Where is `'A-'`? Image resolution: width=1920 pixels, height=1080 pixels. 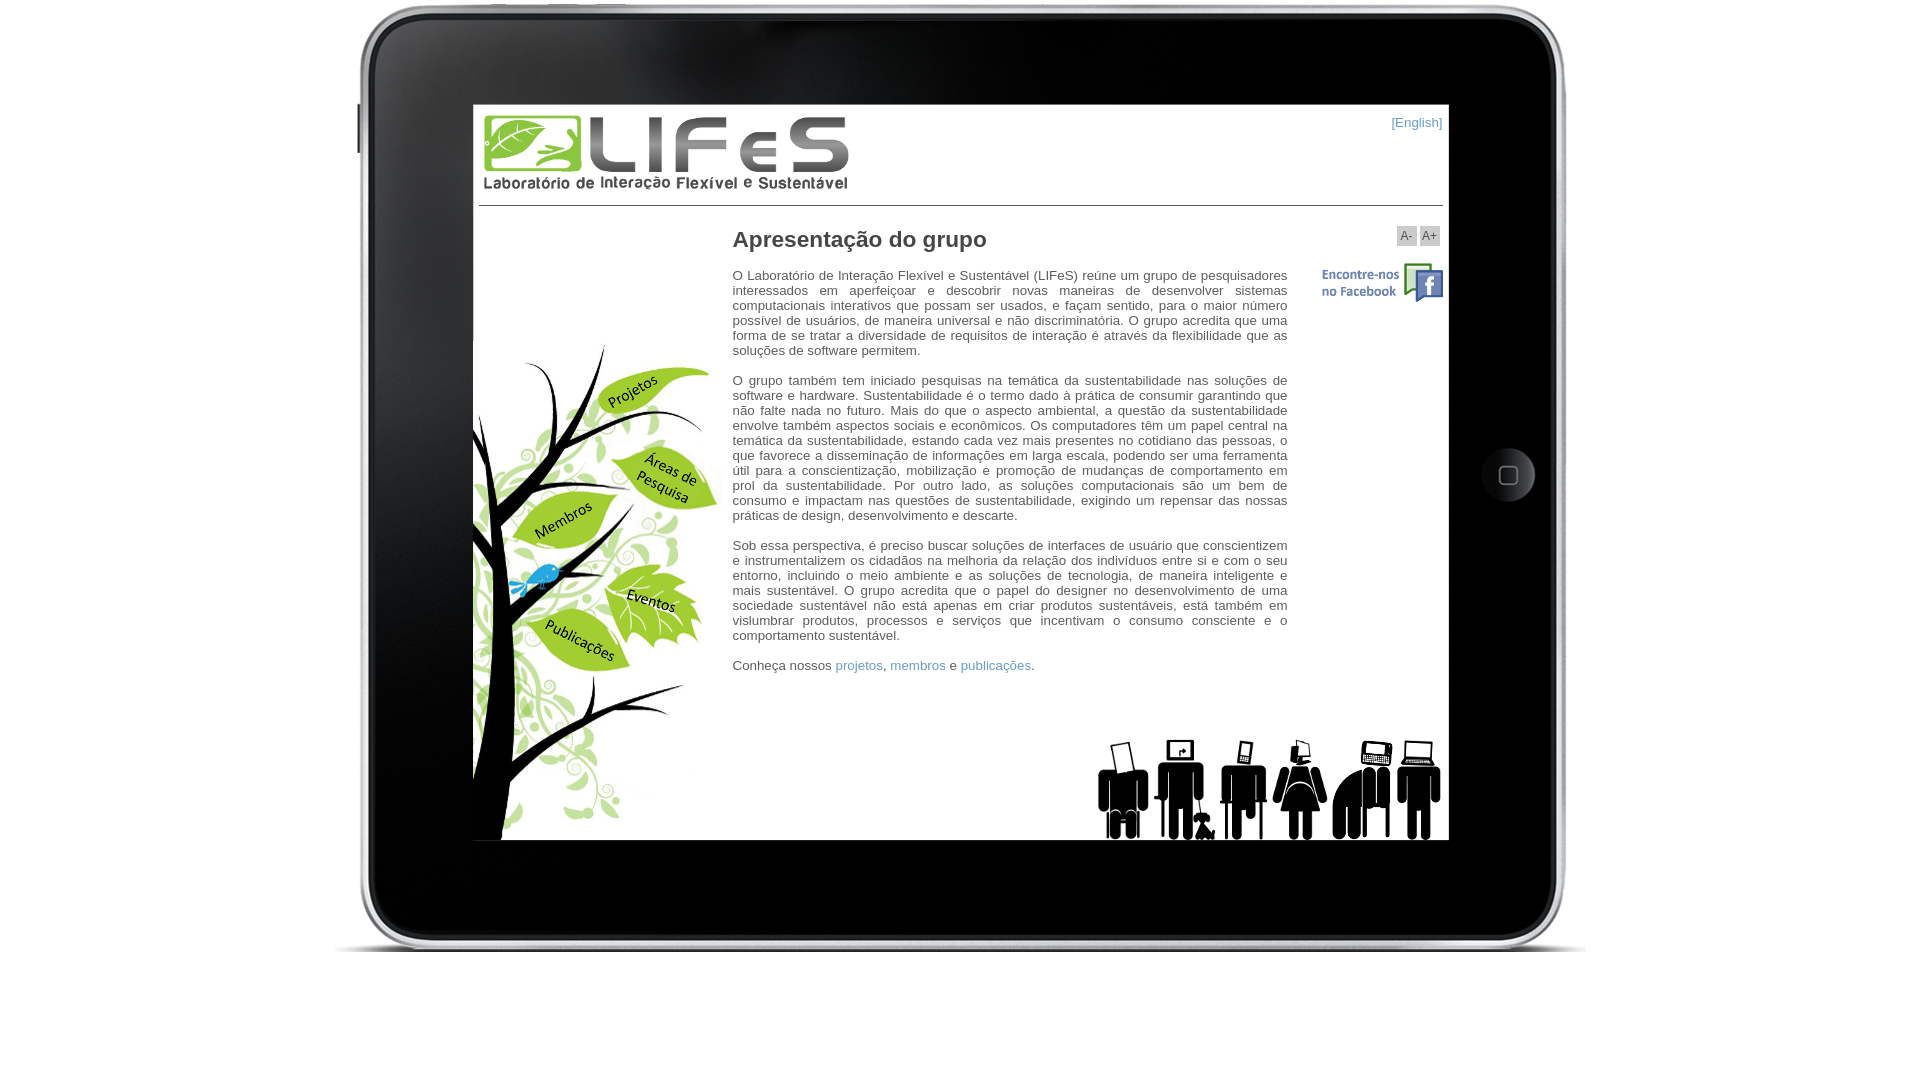
'A-' is located at coordinates (1405, 234).